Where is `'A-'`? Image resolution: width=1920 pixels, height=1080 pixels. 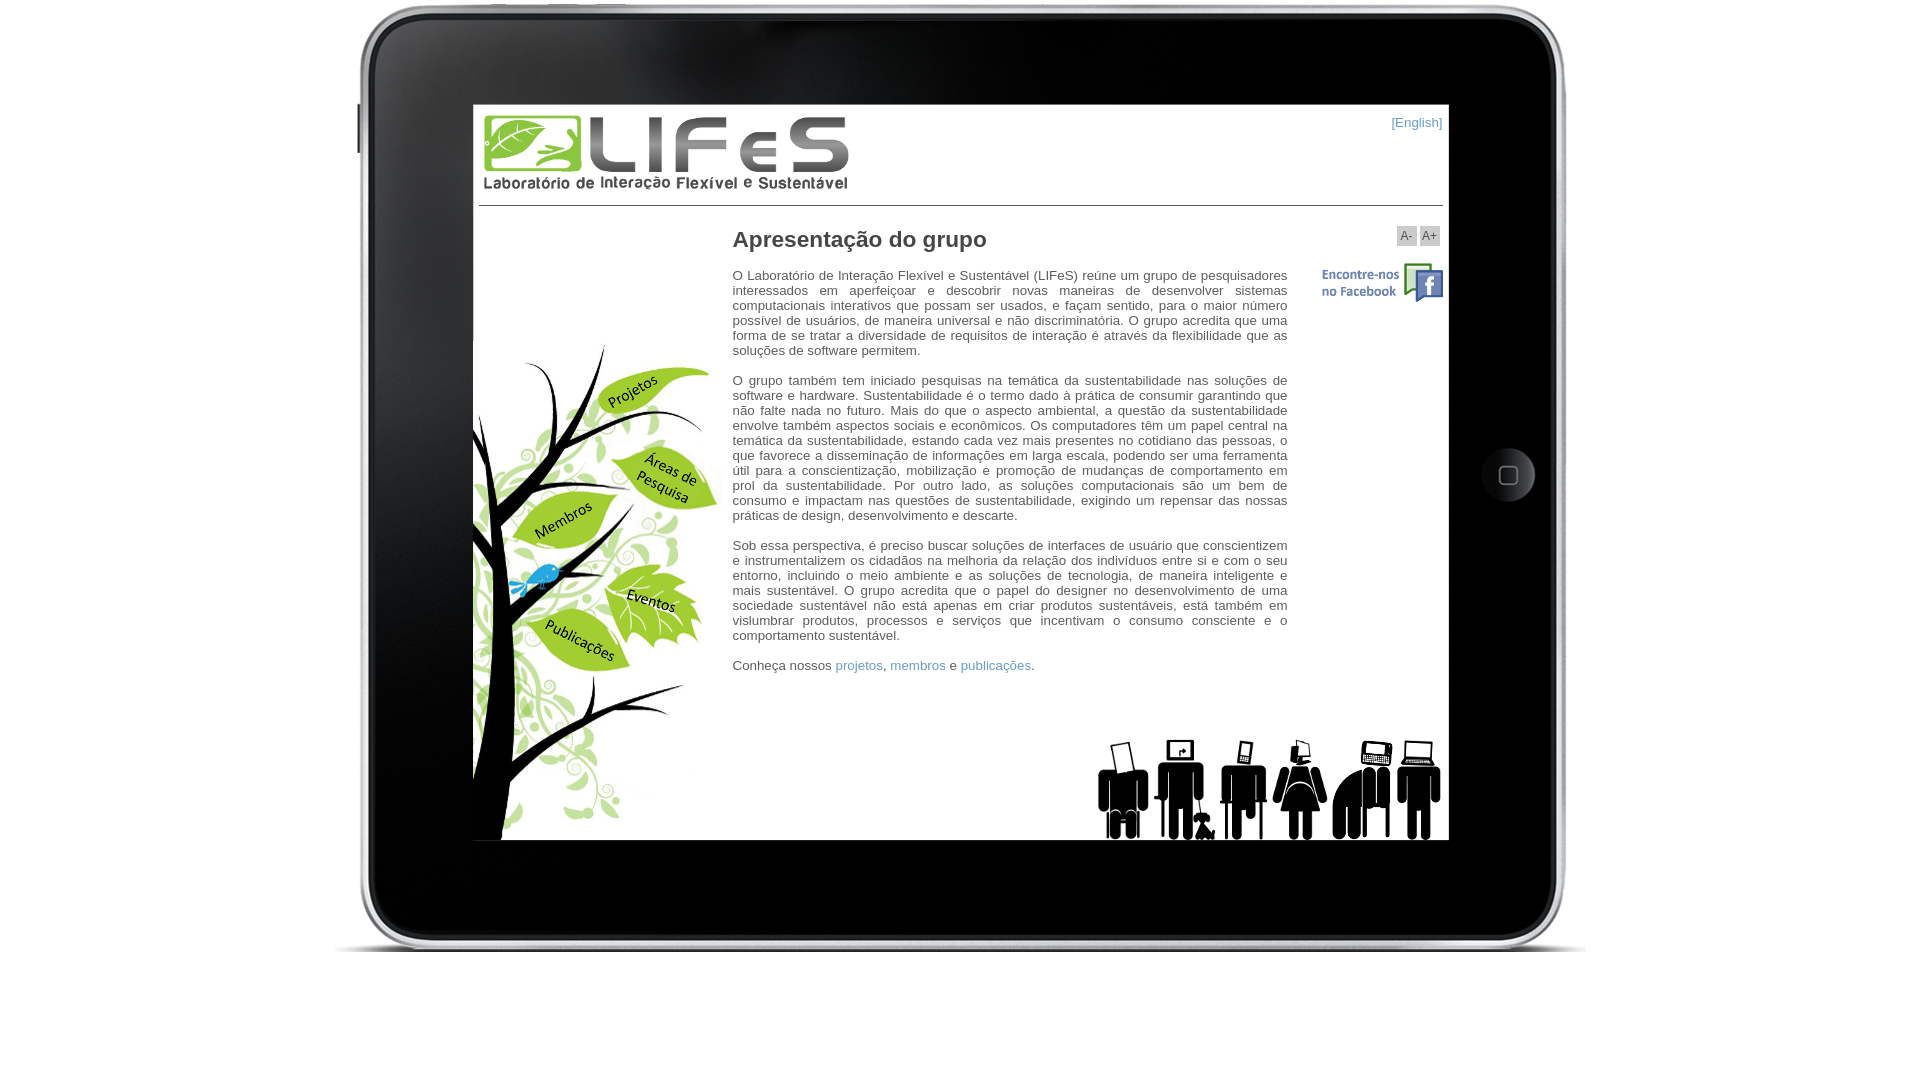
'A-' is located at coordinates (1405, 234).